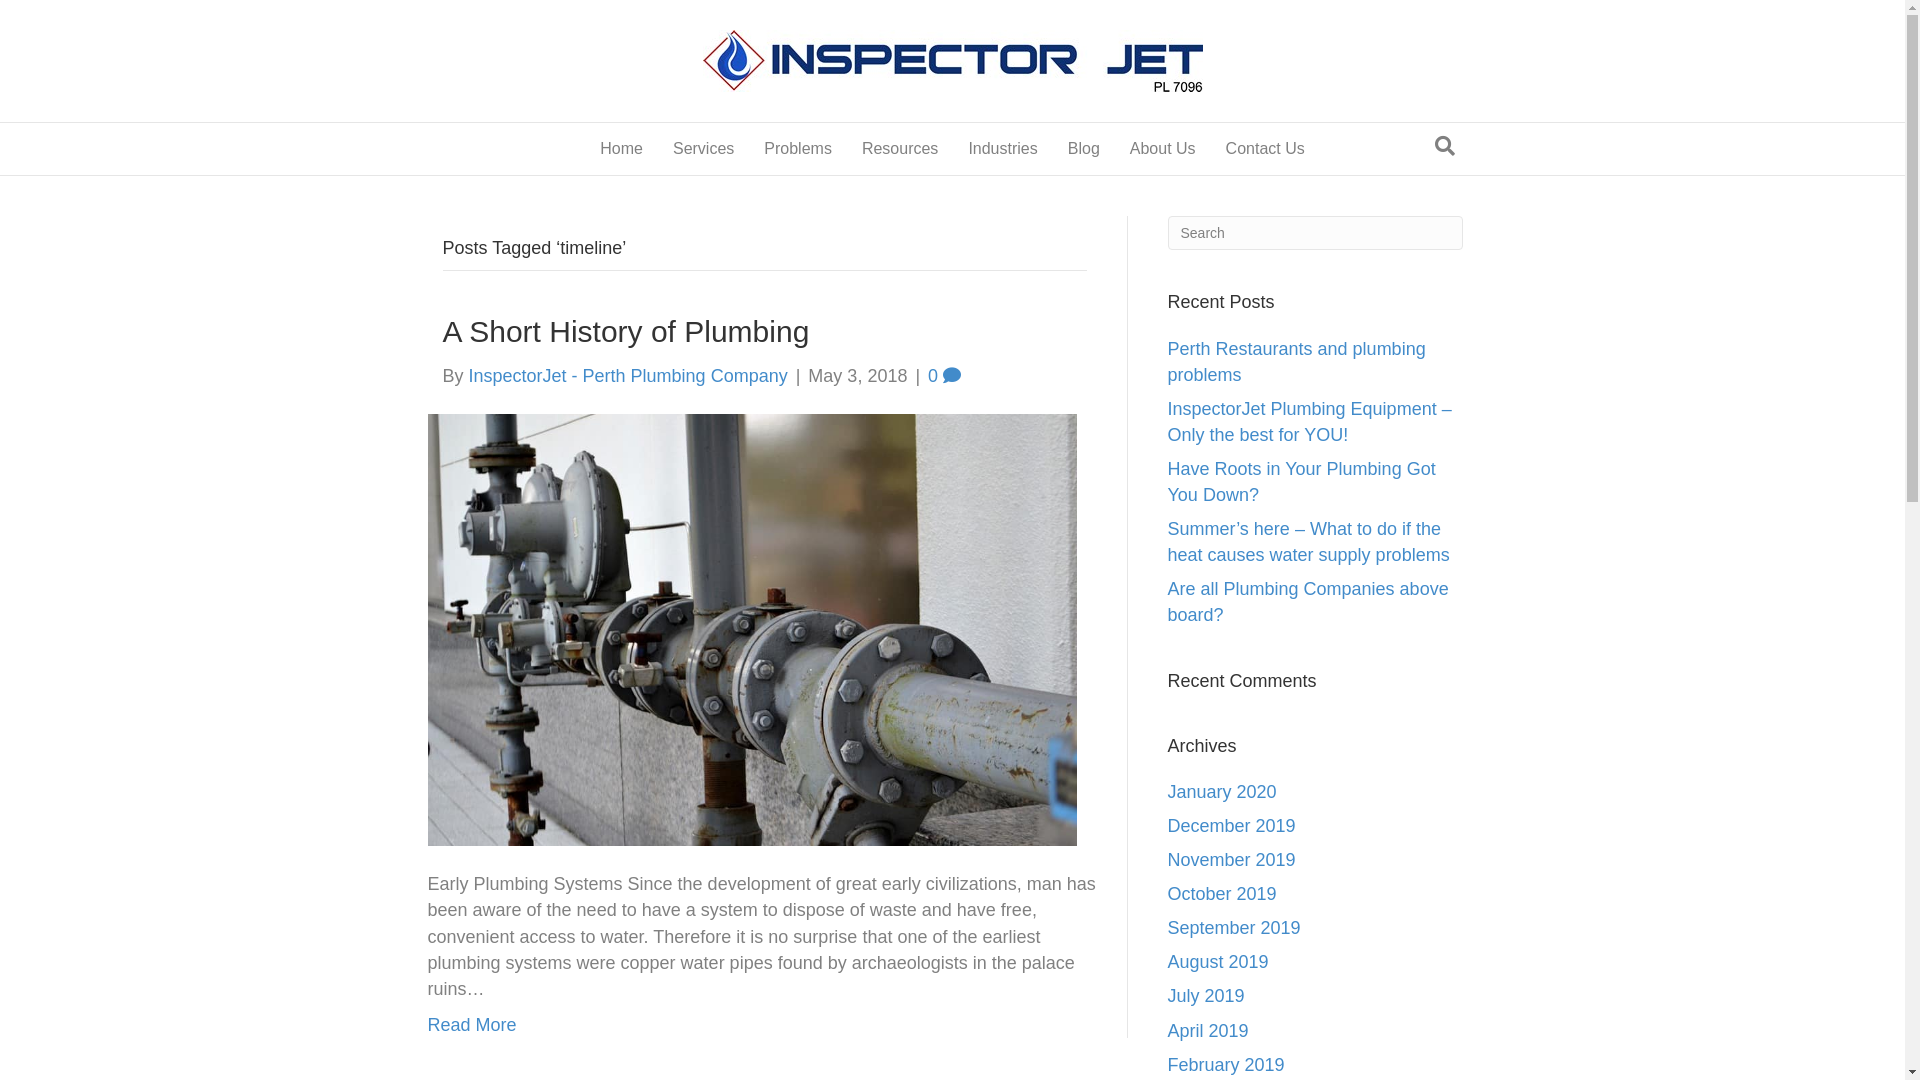 This screenshot has height=1080, width=1920. I want to click on 'Resources', so click(899, 148).